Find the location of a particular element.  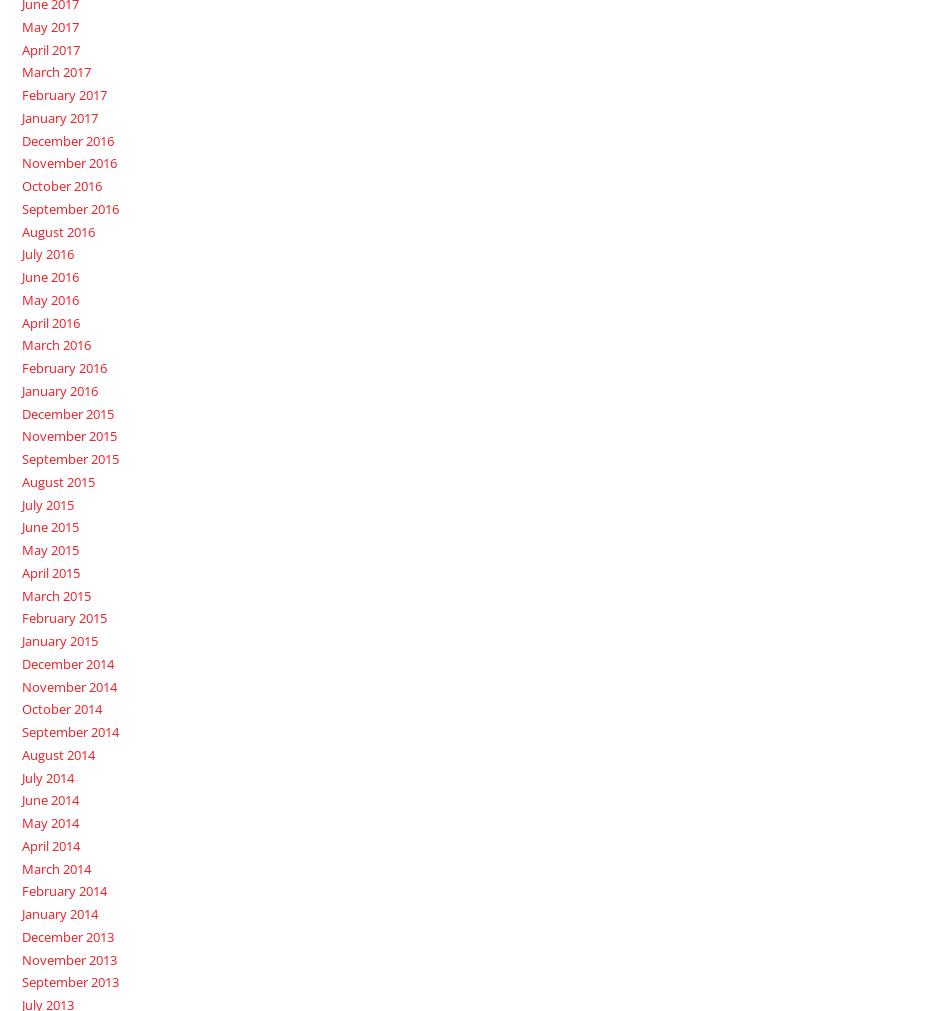

'May 2014' is located at coordinates (49, 821).